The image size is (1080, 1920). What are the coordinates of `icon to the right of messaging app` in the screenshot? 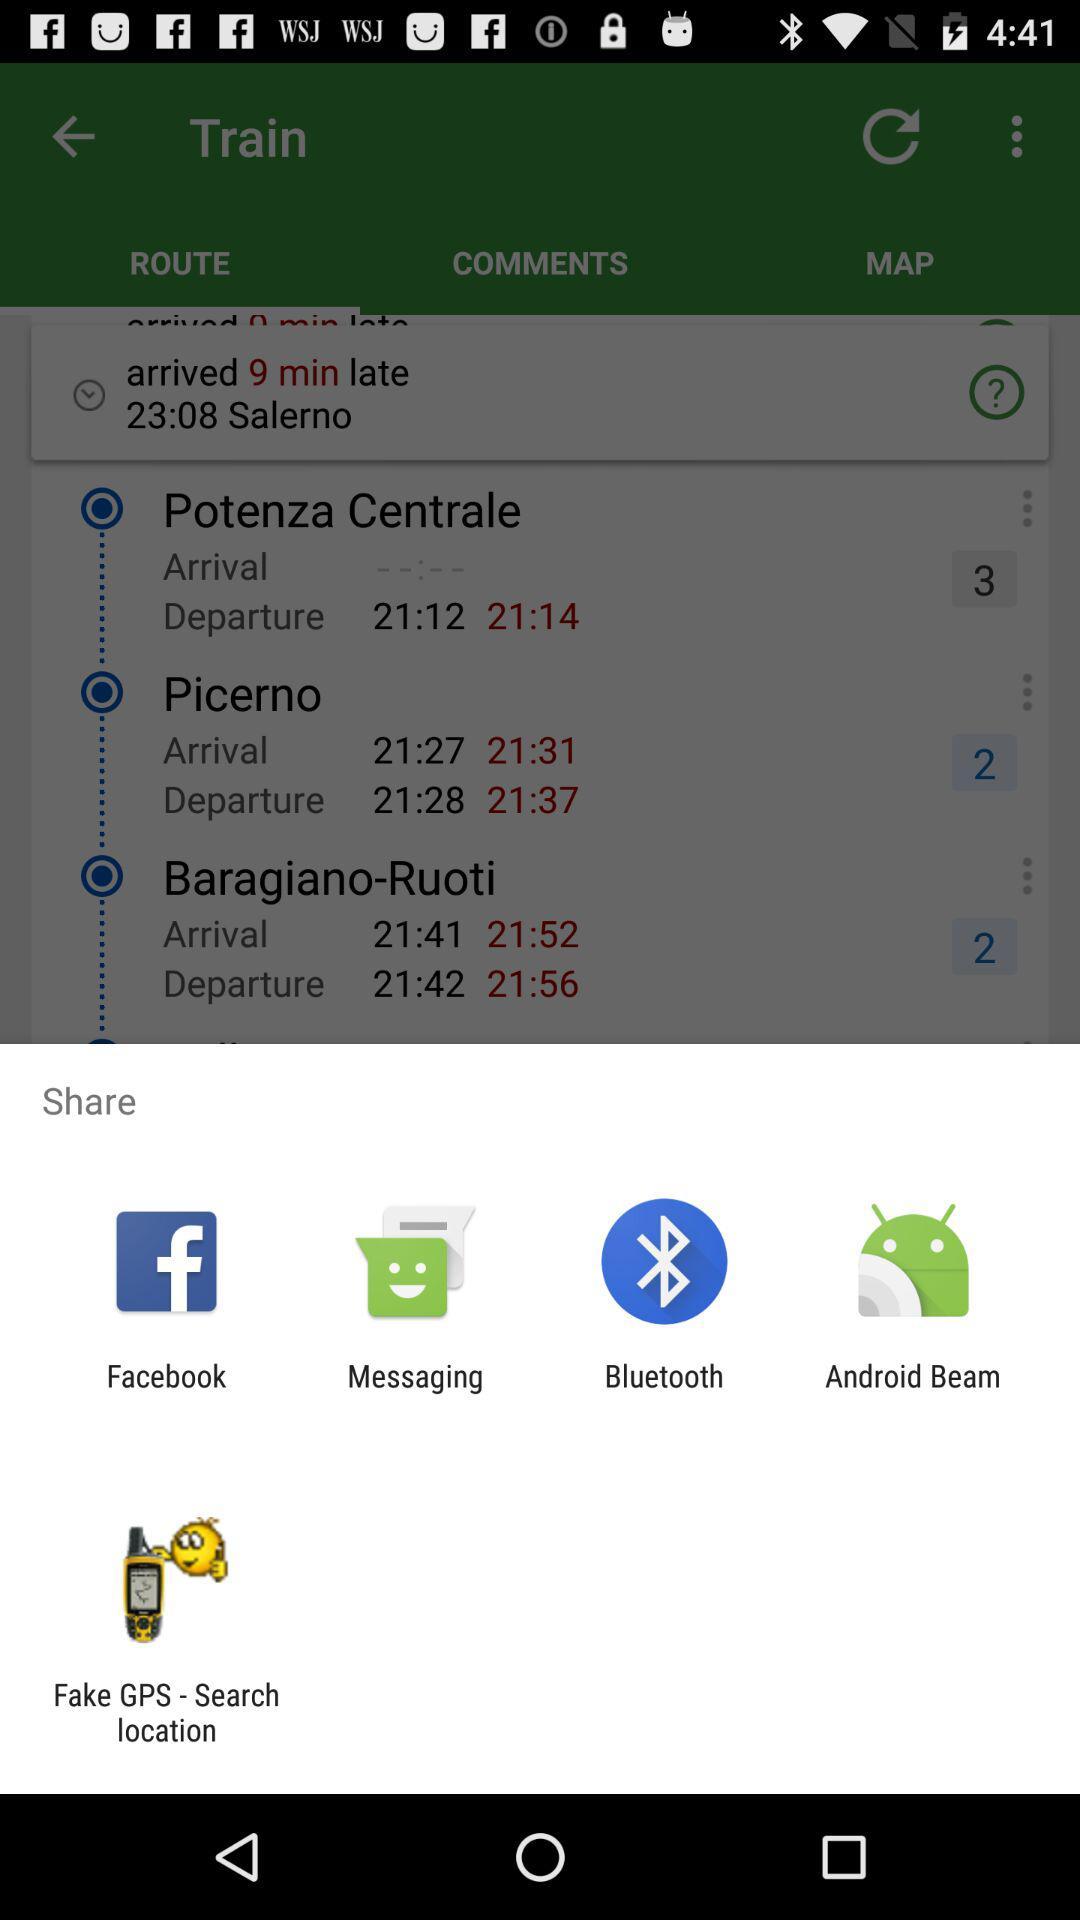 It's located at (664, 1392).